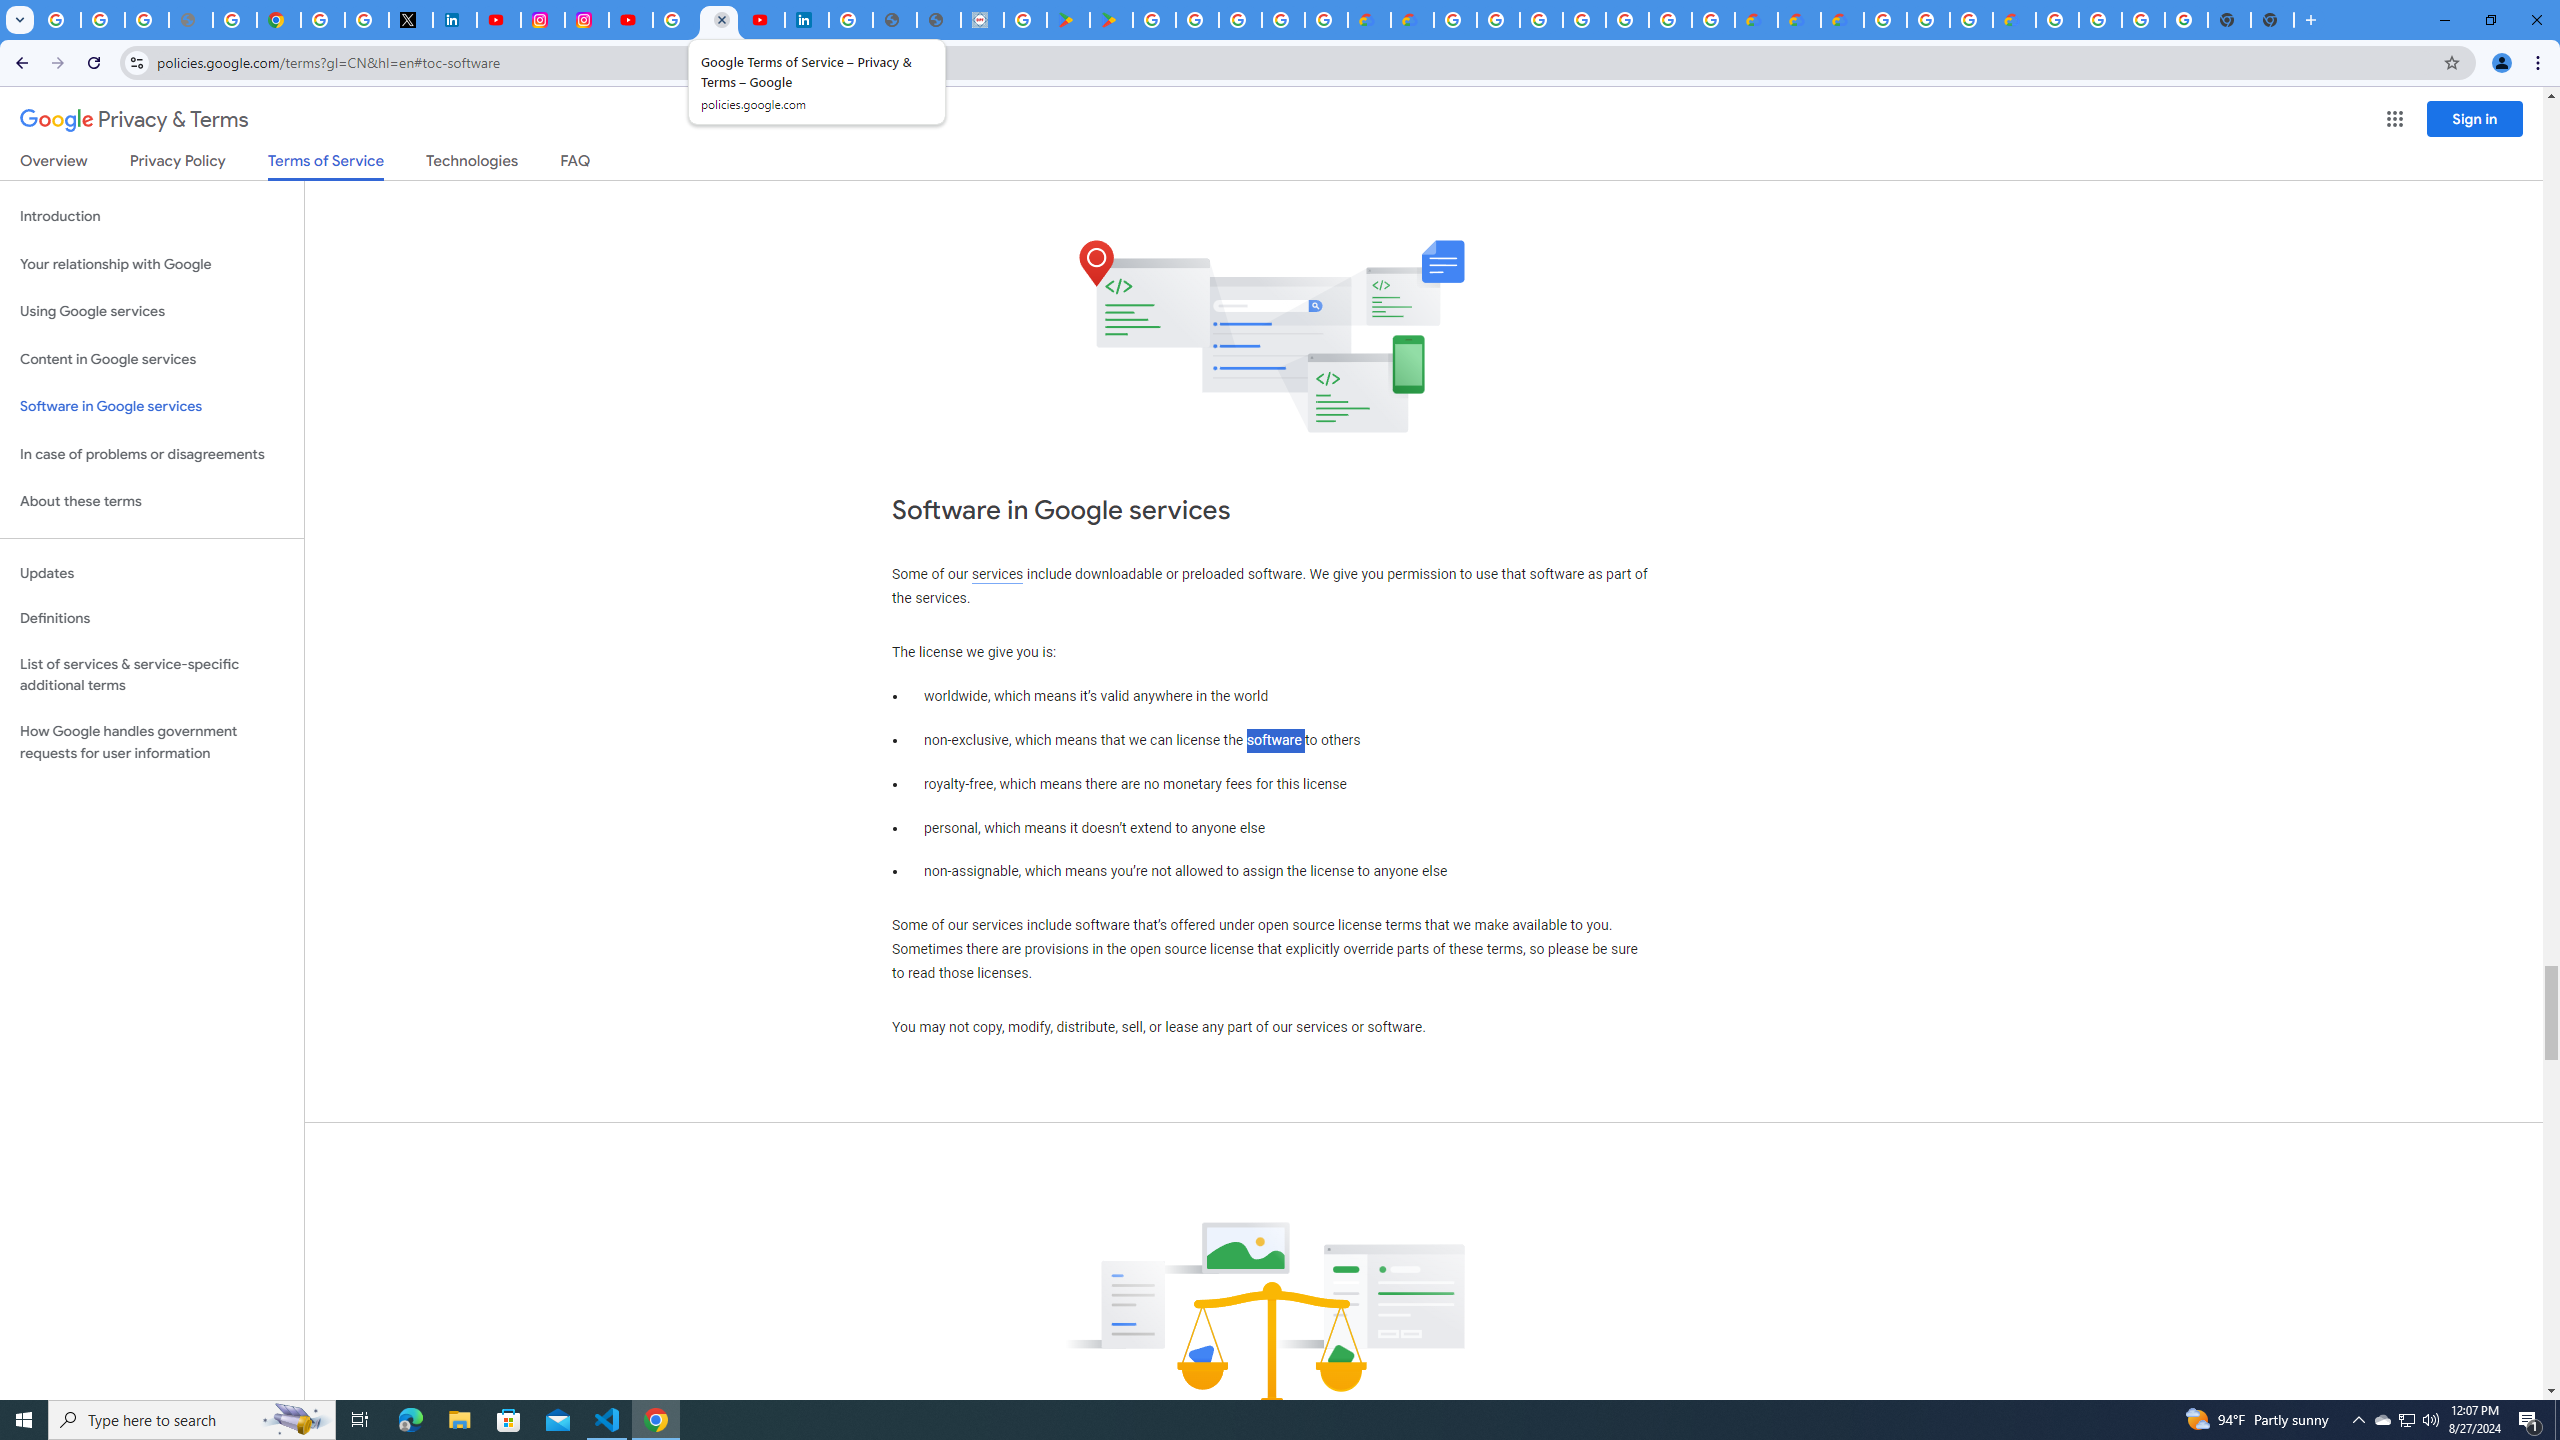  What do you see at coordinates (2058, 19) in the screenshot?
I see `'Google Cloud Platform'` at bounding box center [2058, 19].